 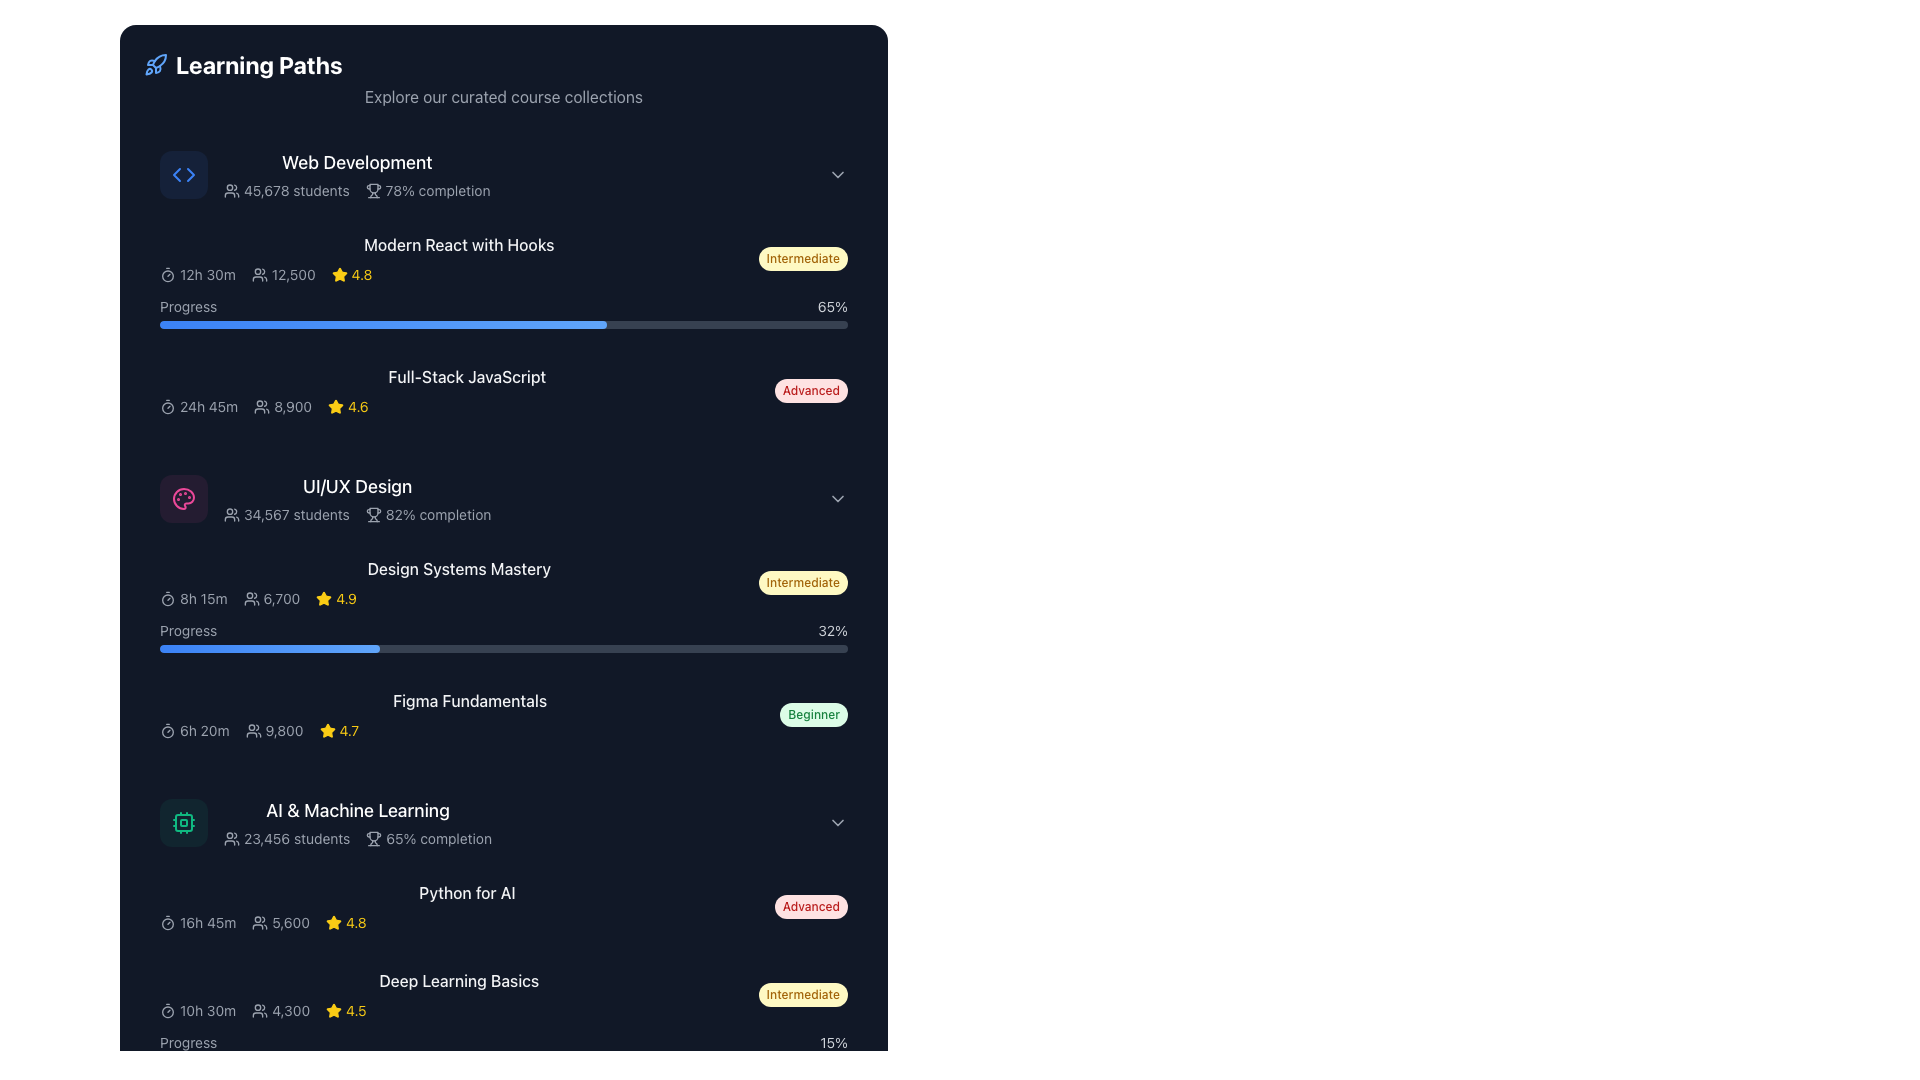 What do you see at coordinates (180, 323) in the screenshot?
I see `the progress bar` at bounding box center [180, 323].